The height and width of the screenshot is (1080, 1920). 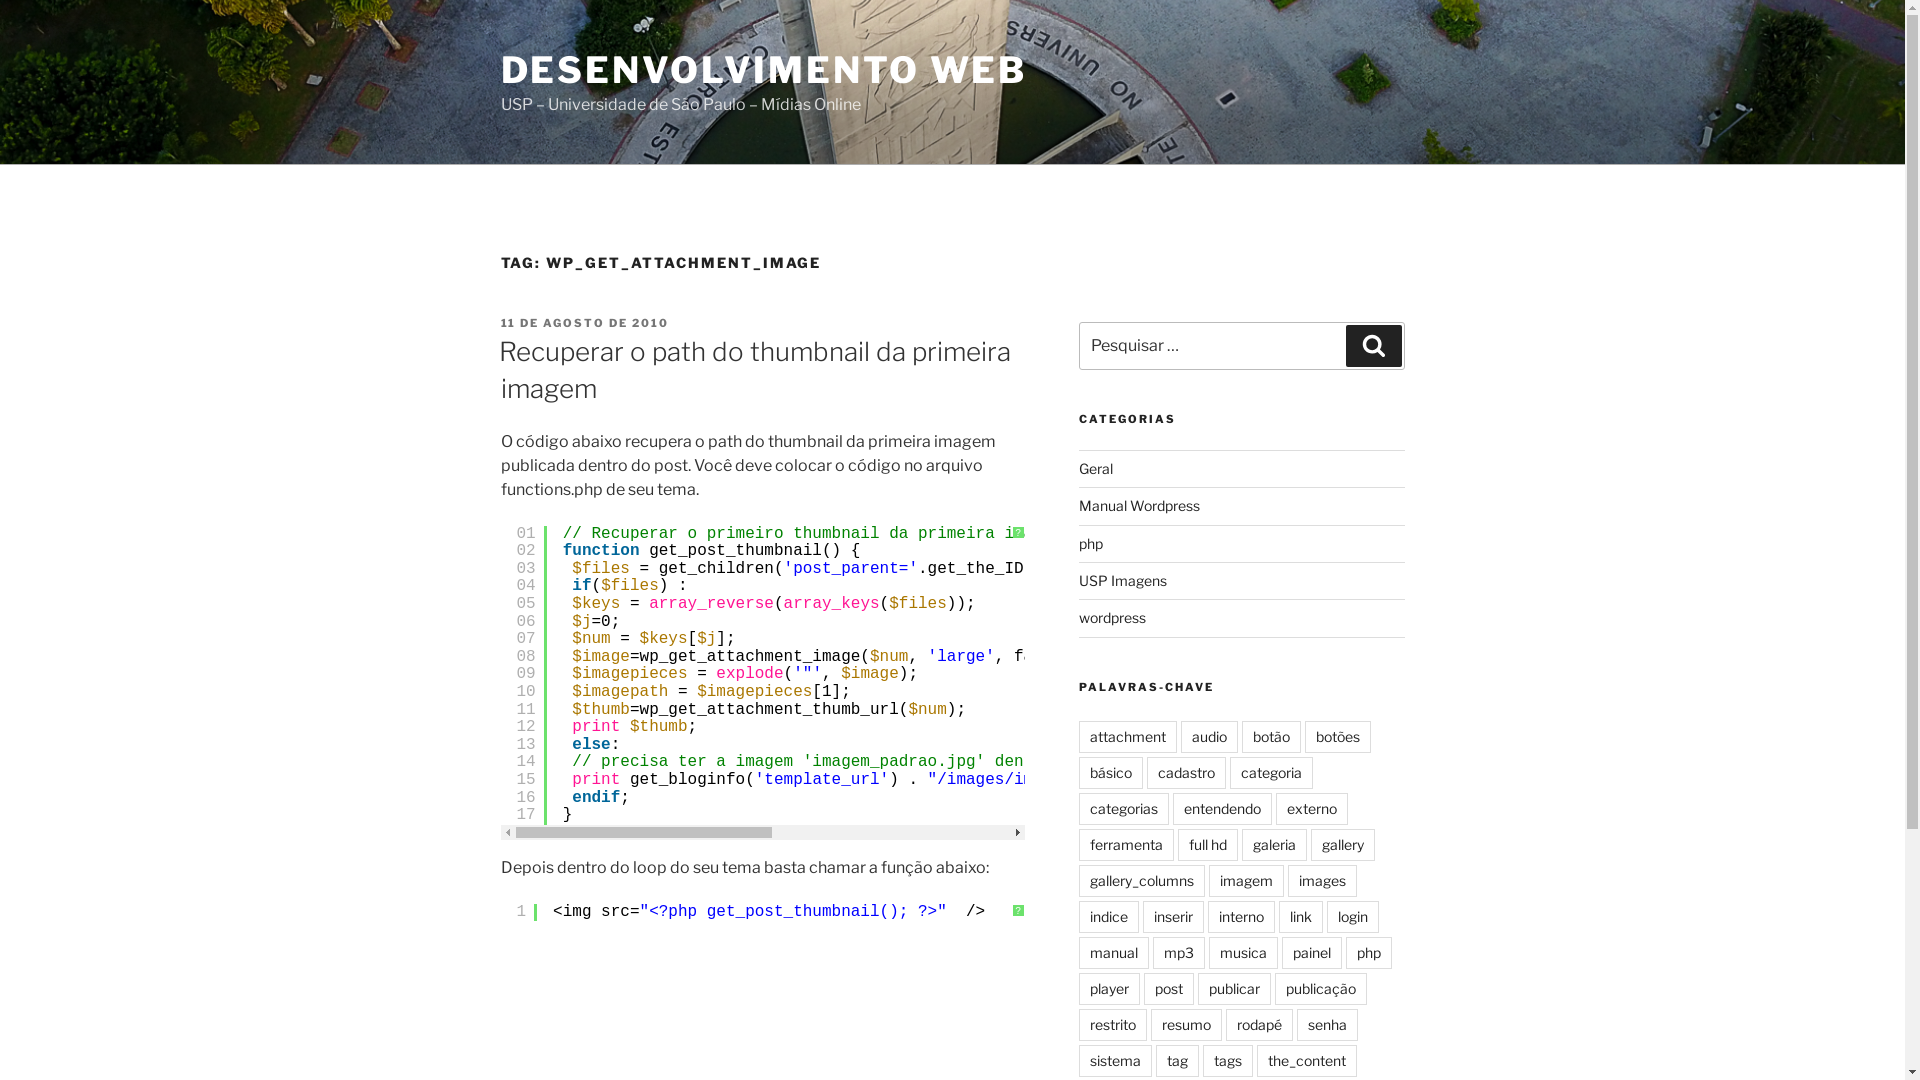 I want to click on 'publicar', so click(x=1198, y=987).